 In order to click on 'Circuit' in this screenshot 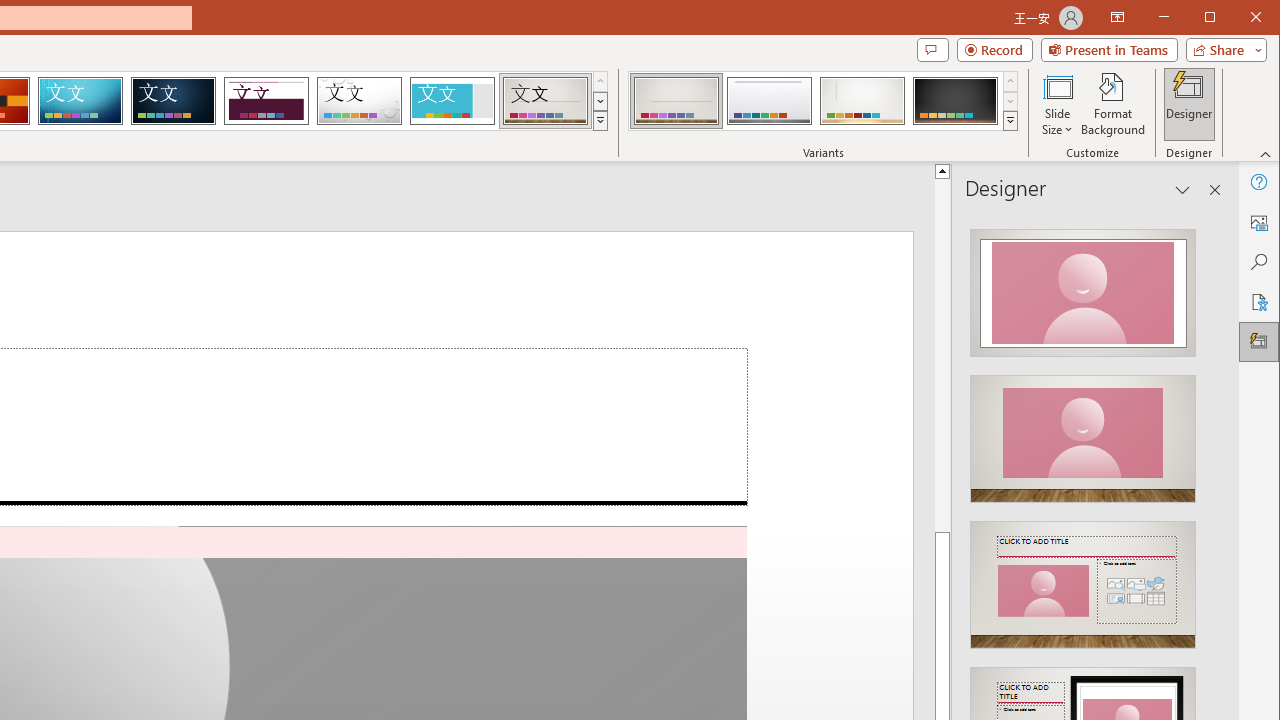, I will do `click(80, 100)`.